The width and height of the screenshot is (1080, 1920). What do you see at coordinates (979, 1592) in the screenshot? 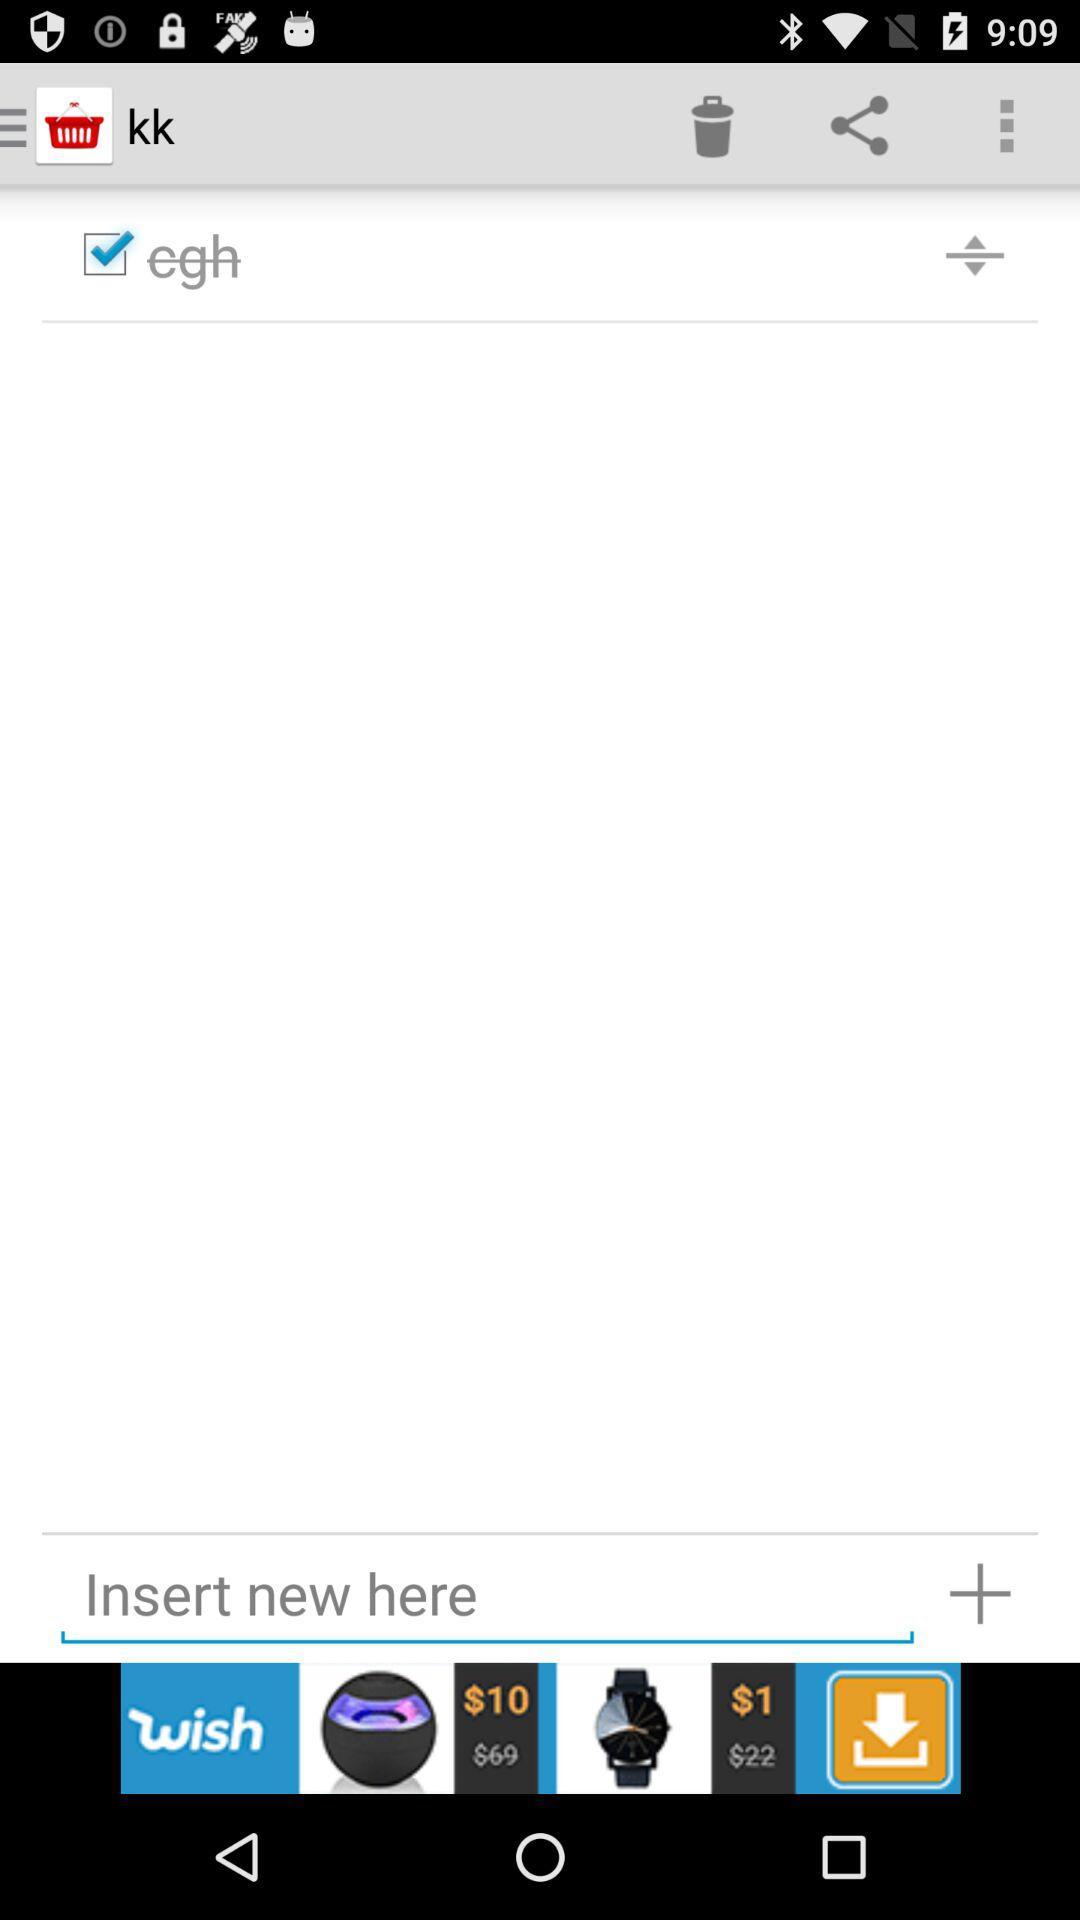
I see `new insert` at bounding box center [979, 1592].